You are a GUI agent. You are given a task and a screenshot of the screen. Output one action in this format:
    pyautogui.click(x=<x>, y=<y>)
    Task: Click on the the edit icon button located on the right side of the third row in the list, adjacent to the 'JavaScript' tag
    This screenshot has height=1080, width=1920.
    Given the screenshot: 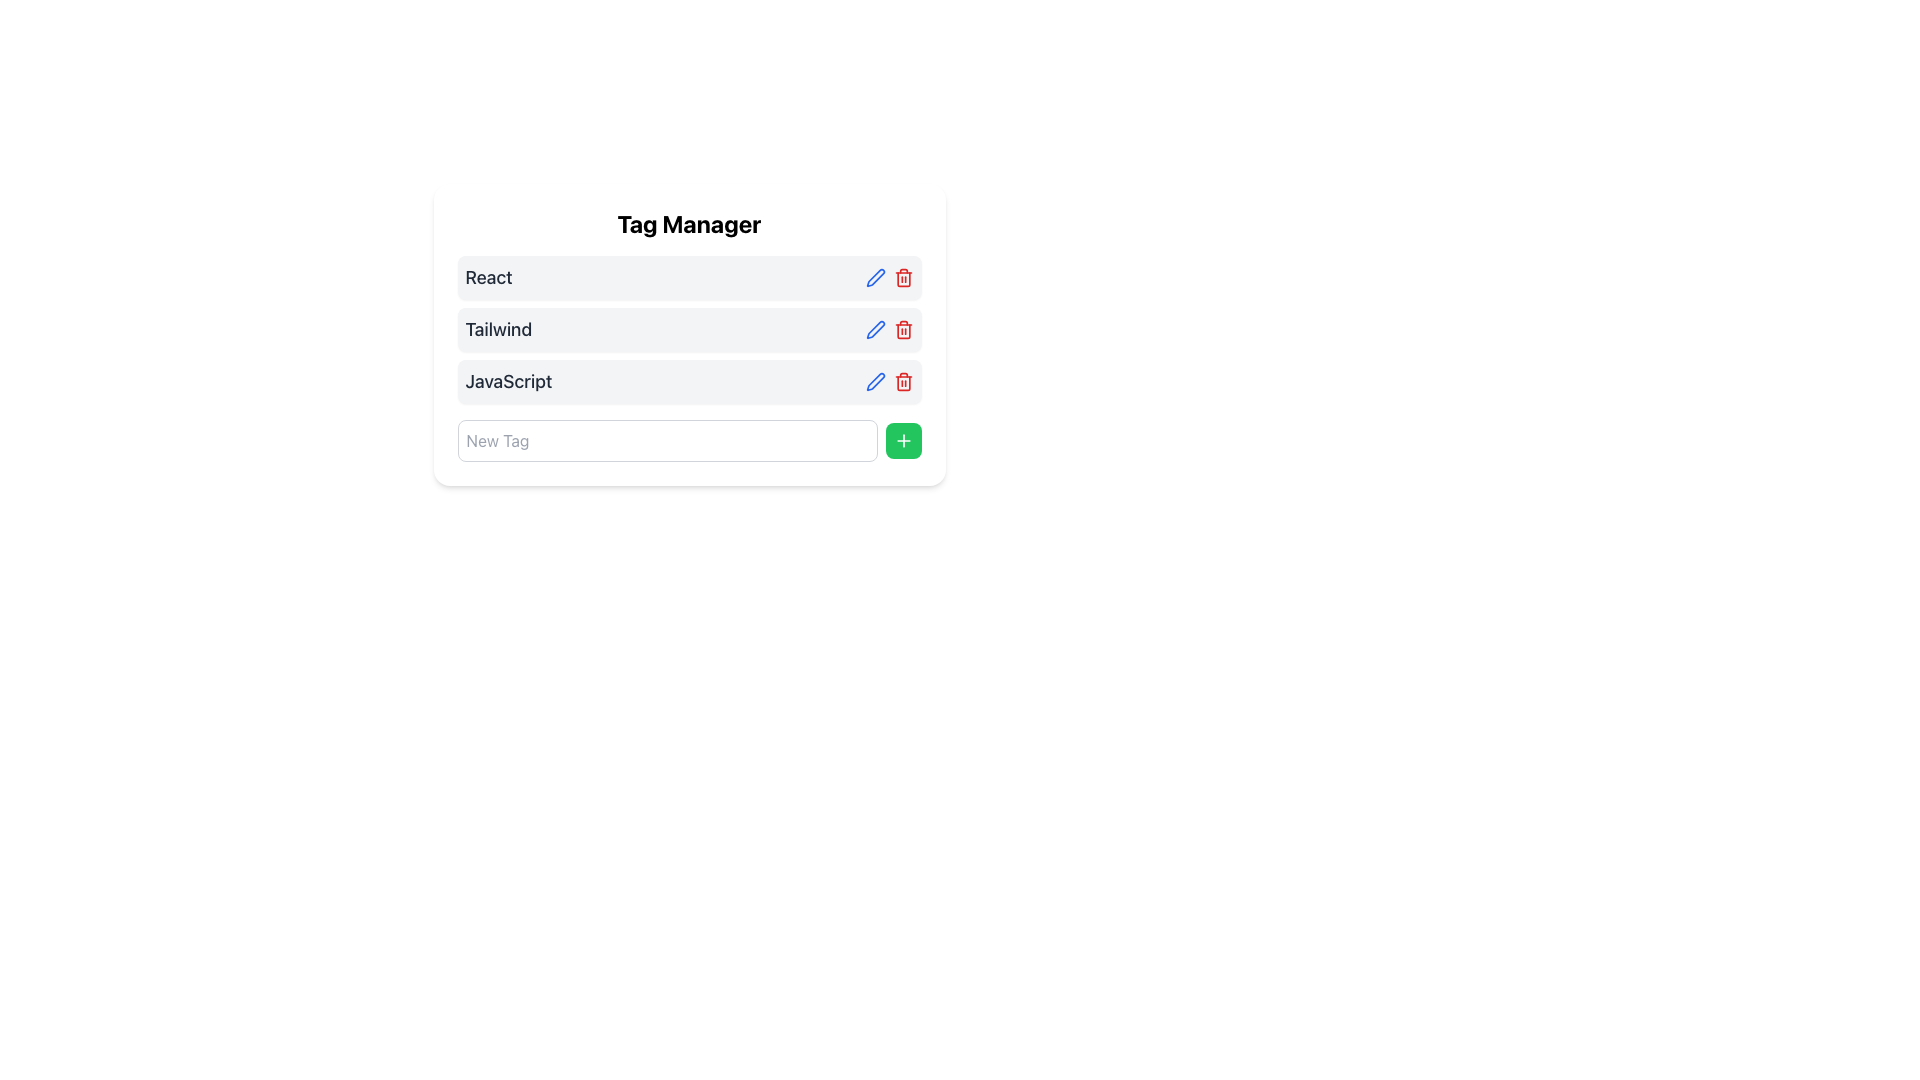 What is the action you would take?
    pyautogui.click(x=875, y=381)
    